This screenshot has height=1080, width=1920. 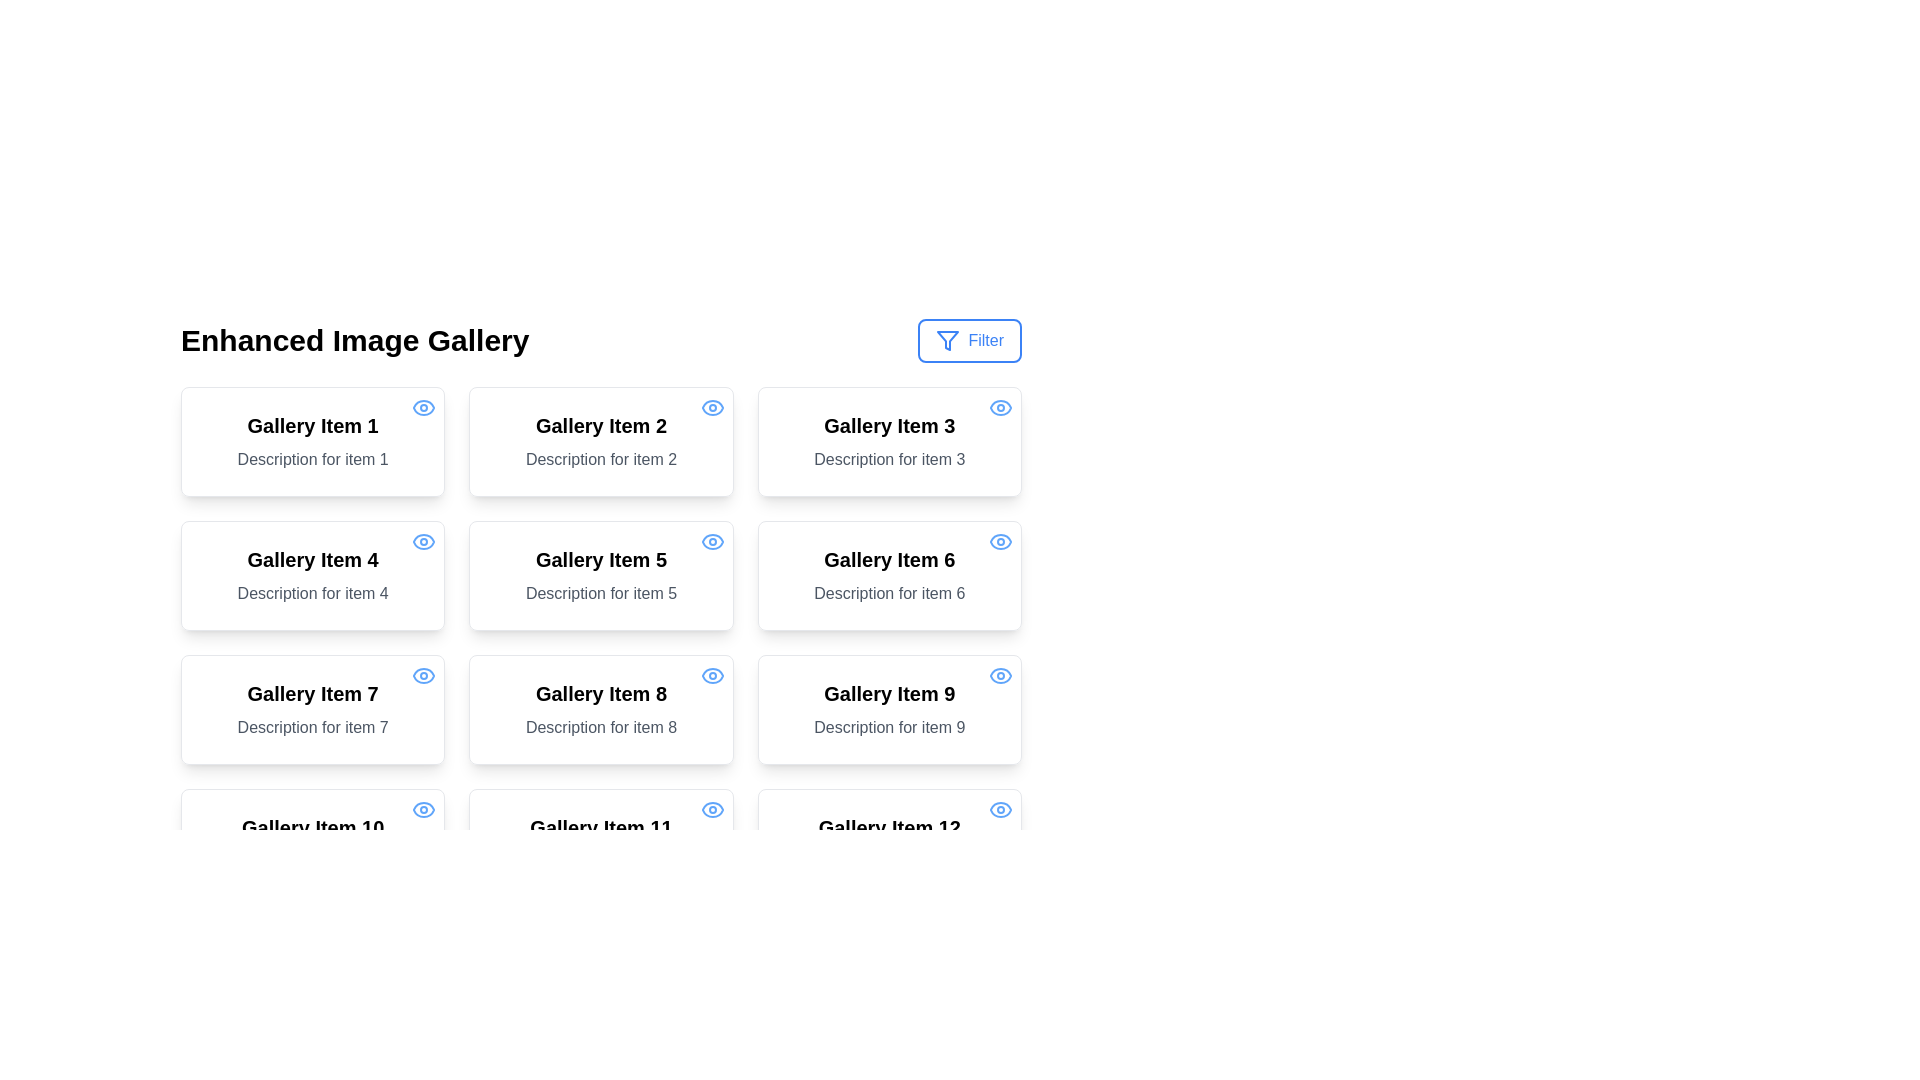 I want to click on the text label styled with bold, extra-large font that reads 'Gallery Item 1', located within the first card of the grid layout, so click(x=312, y=424).